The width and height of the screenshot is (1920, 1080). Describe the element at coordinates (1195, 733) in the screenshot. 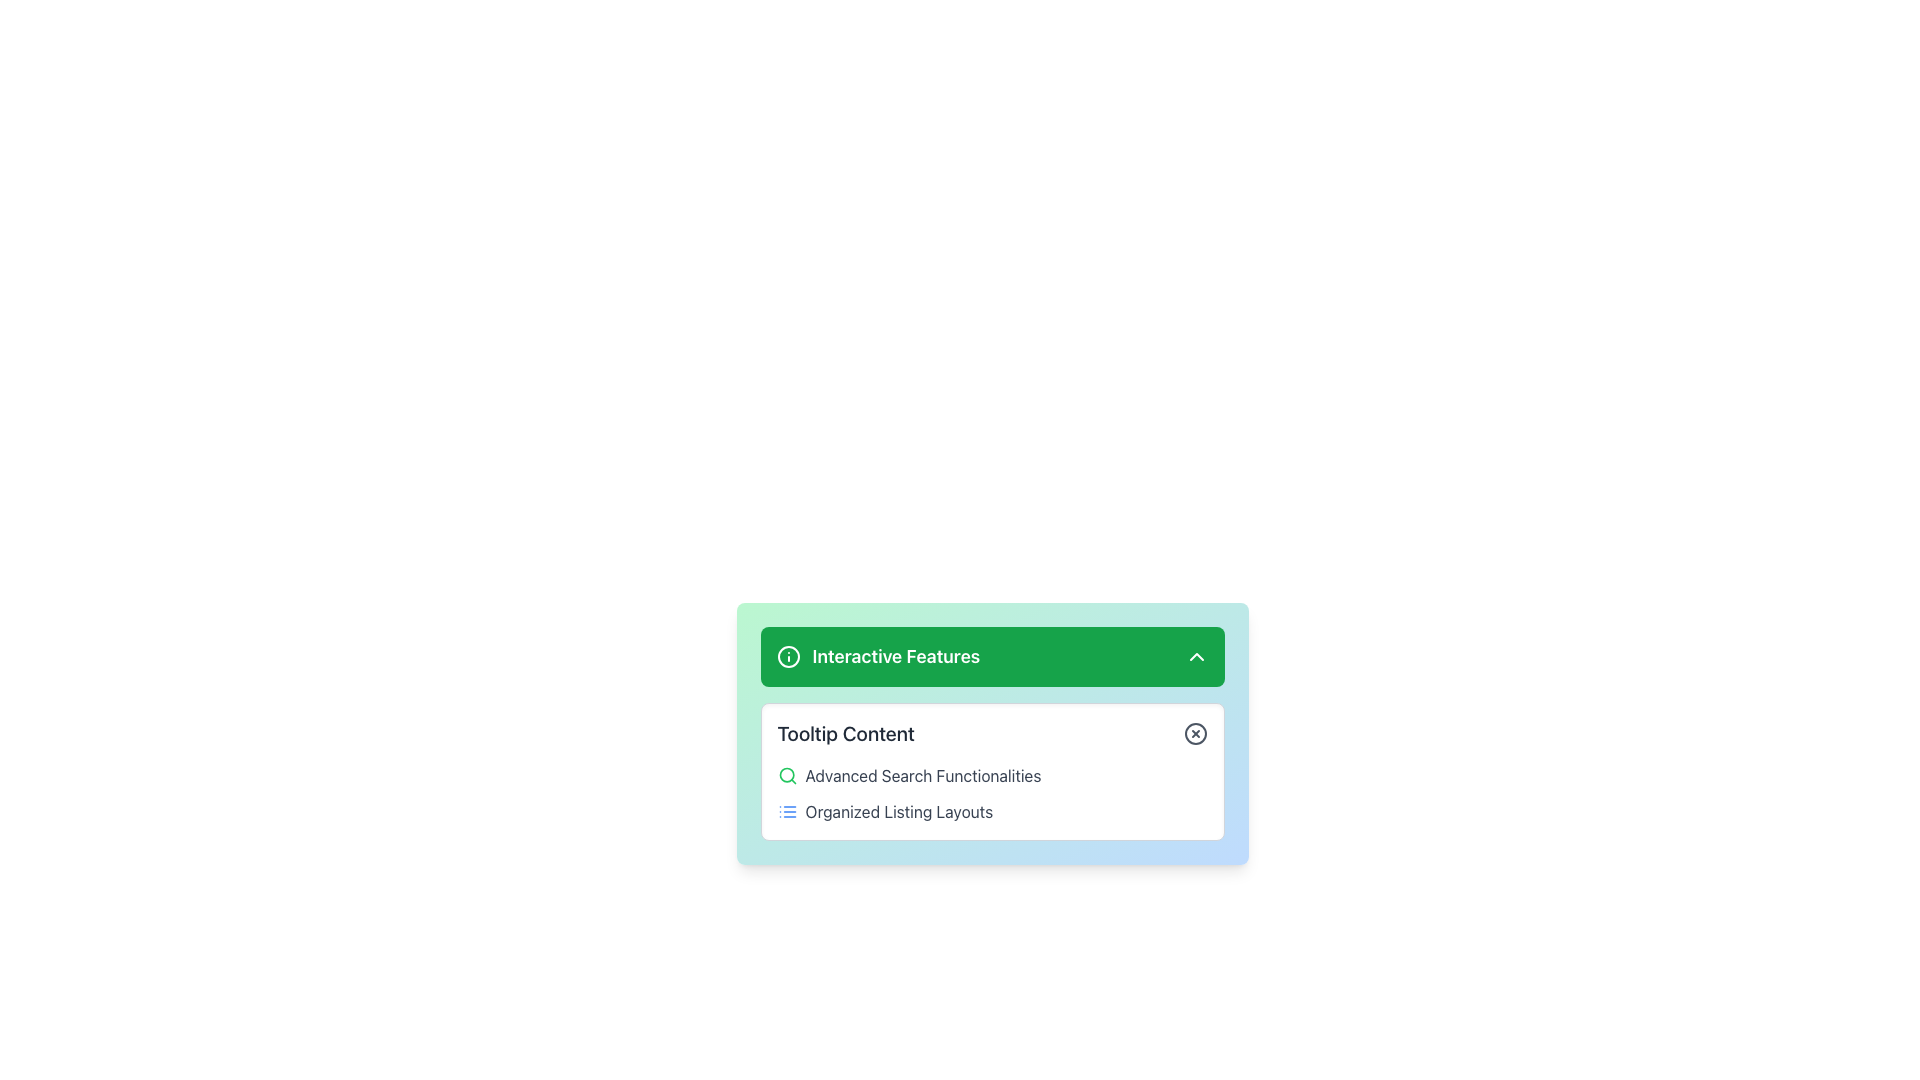

I see `the close button icon, which is a circular icon with a cross inside it located in the upper-right corner of the 'Tooltip Content' box` at that location.